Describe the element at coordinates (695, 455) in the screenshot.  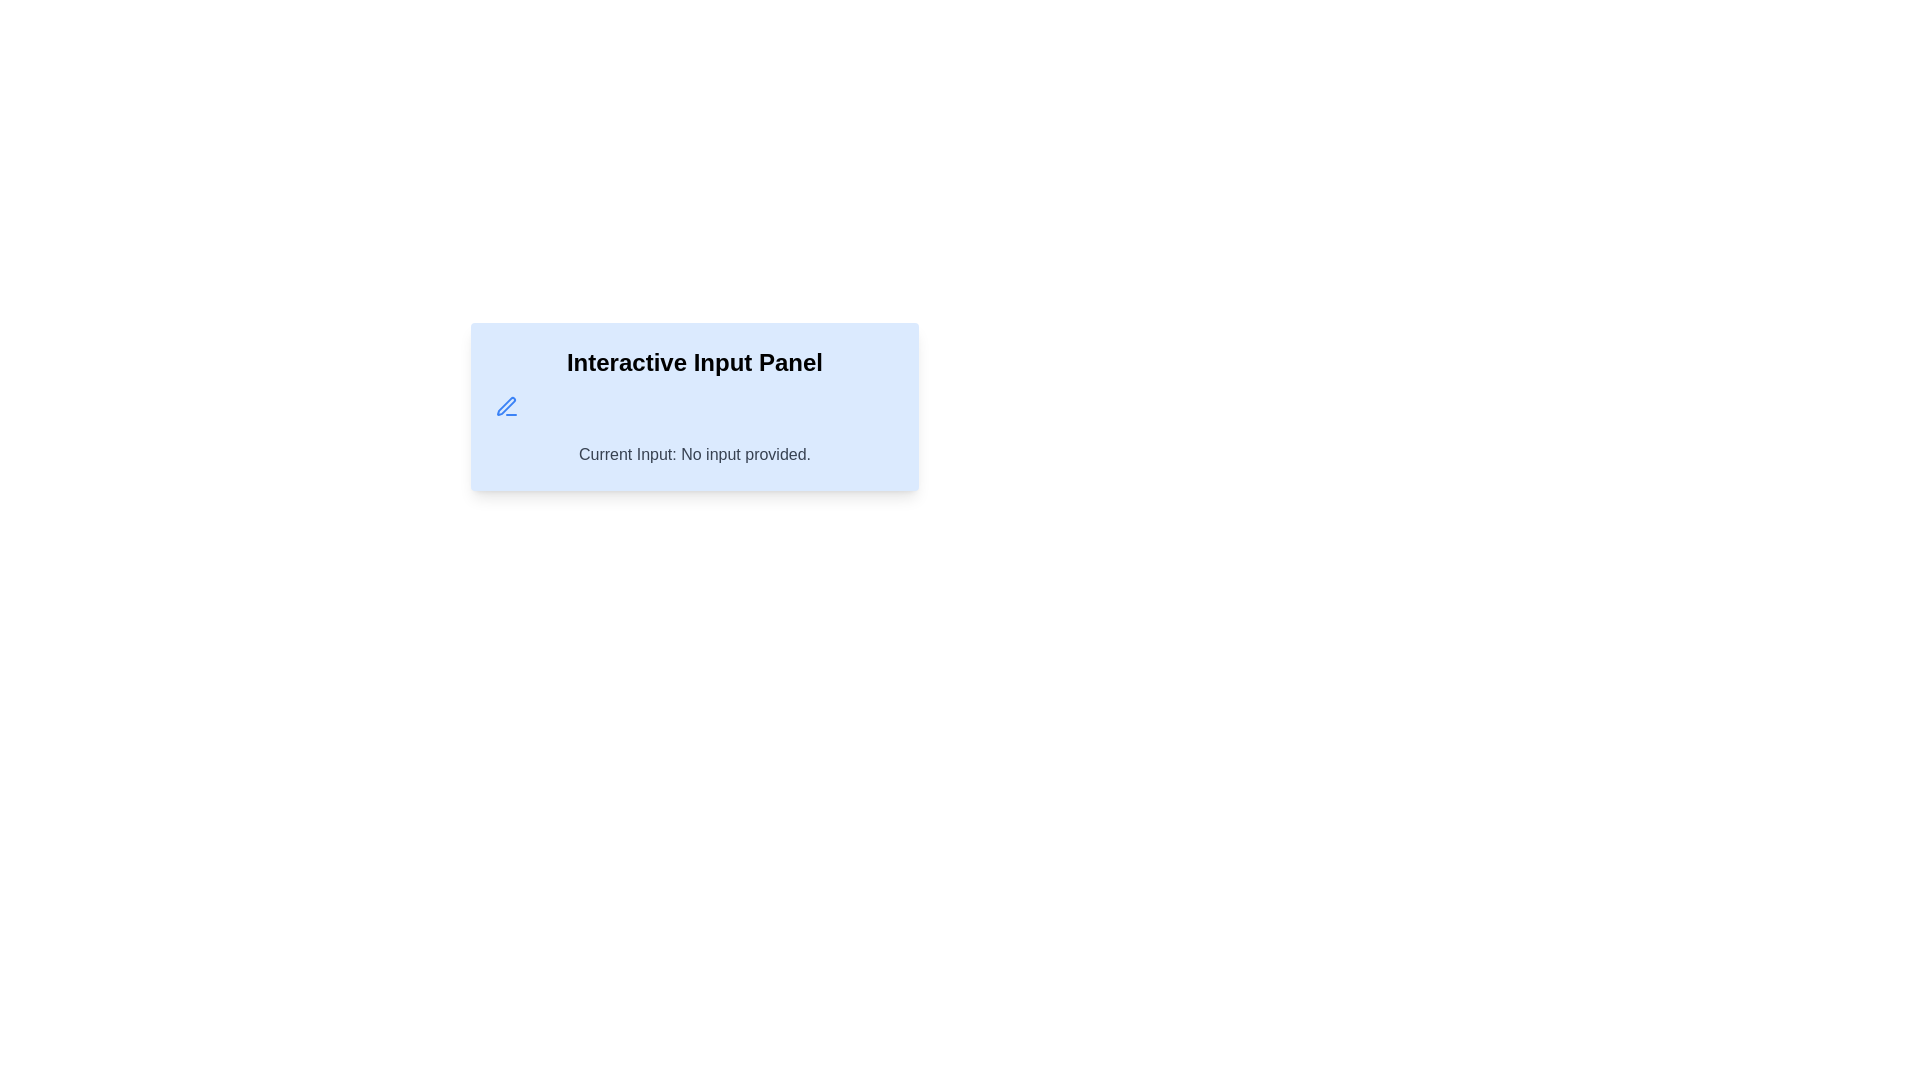
I see `the Text Label that displays 'No input provided.' located within the 'Interactive Input Panel', situated below the pen icon` at that location.